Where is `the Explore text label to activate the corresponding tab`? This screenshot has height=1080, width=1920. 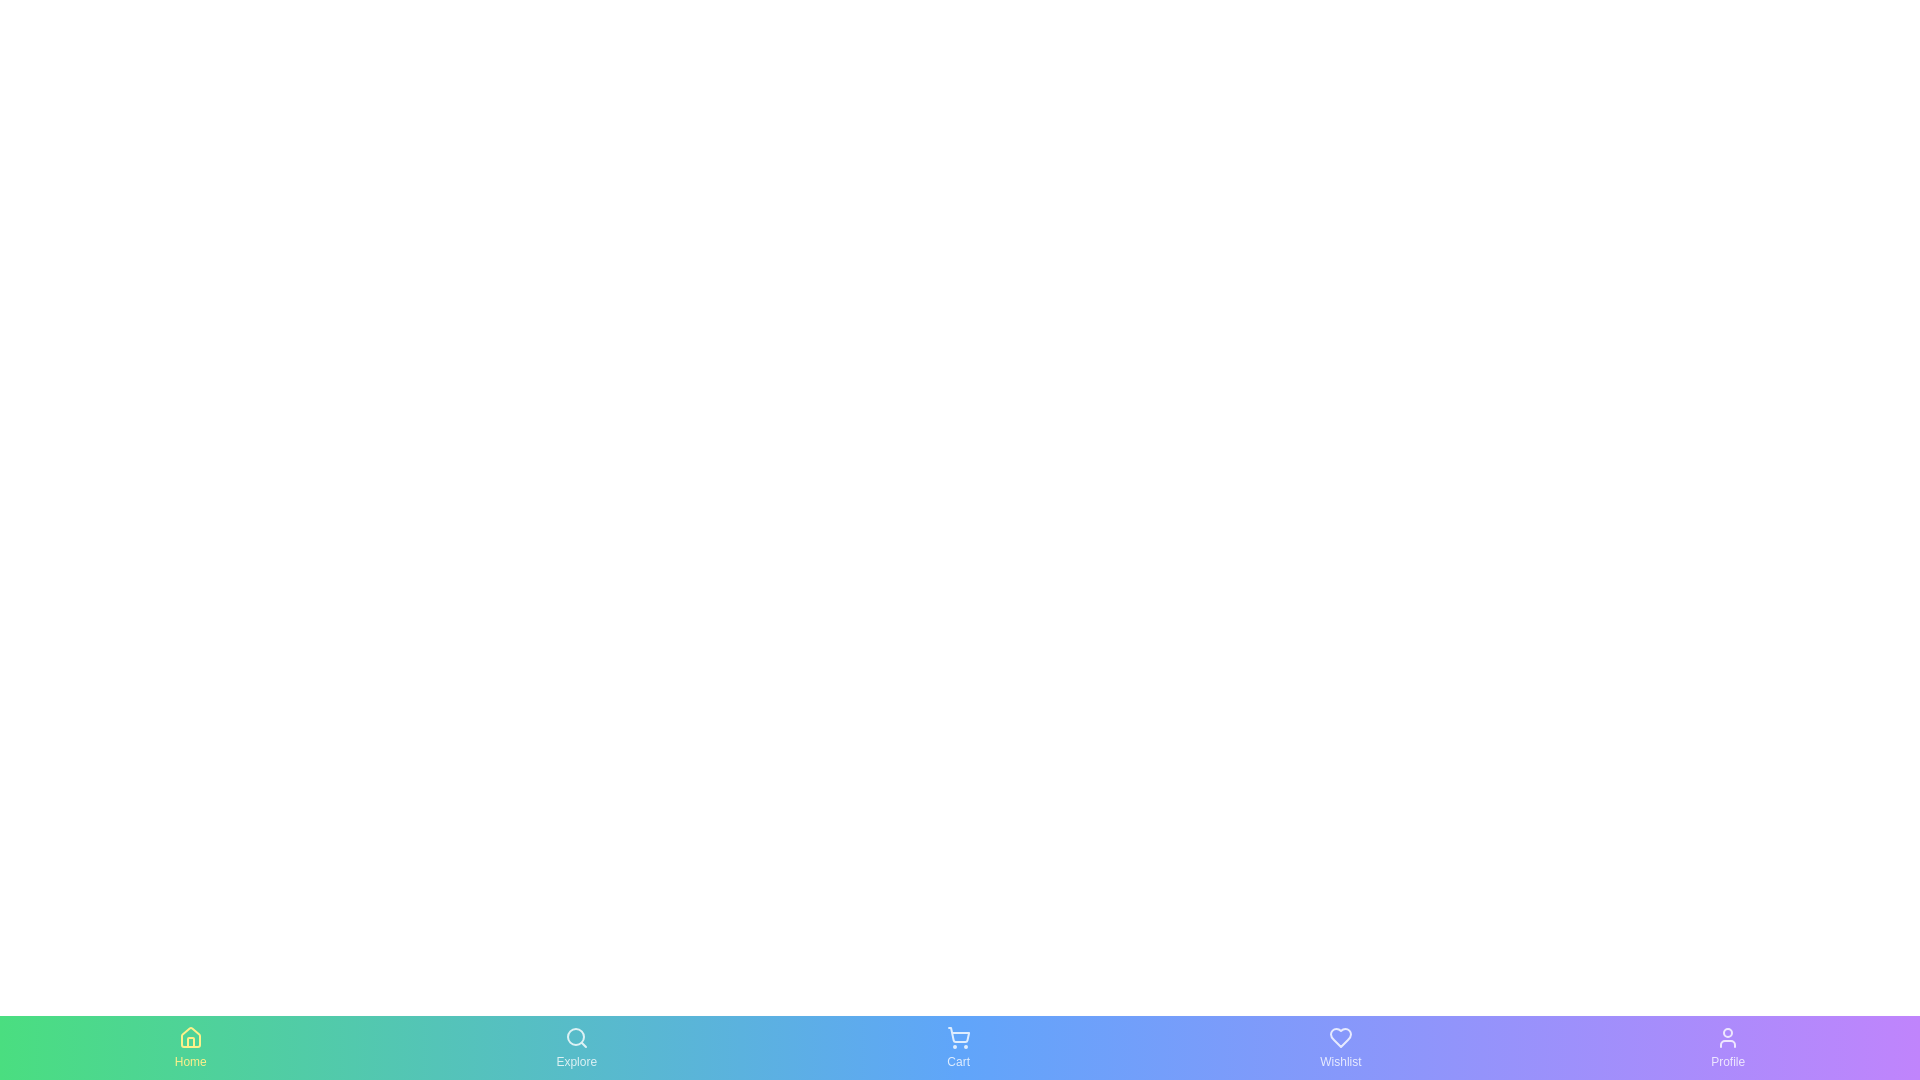
the Explore text label to activate the corresponding tab is located at coordinates (575, 1060).